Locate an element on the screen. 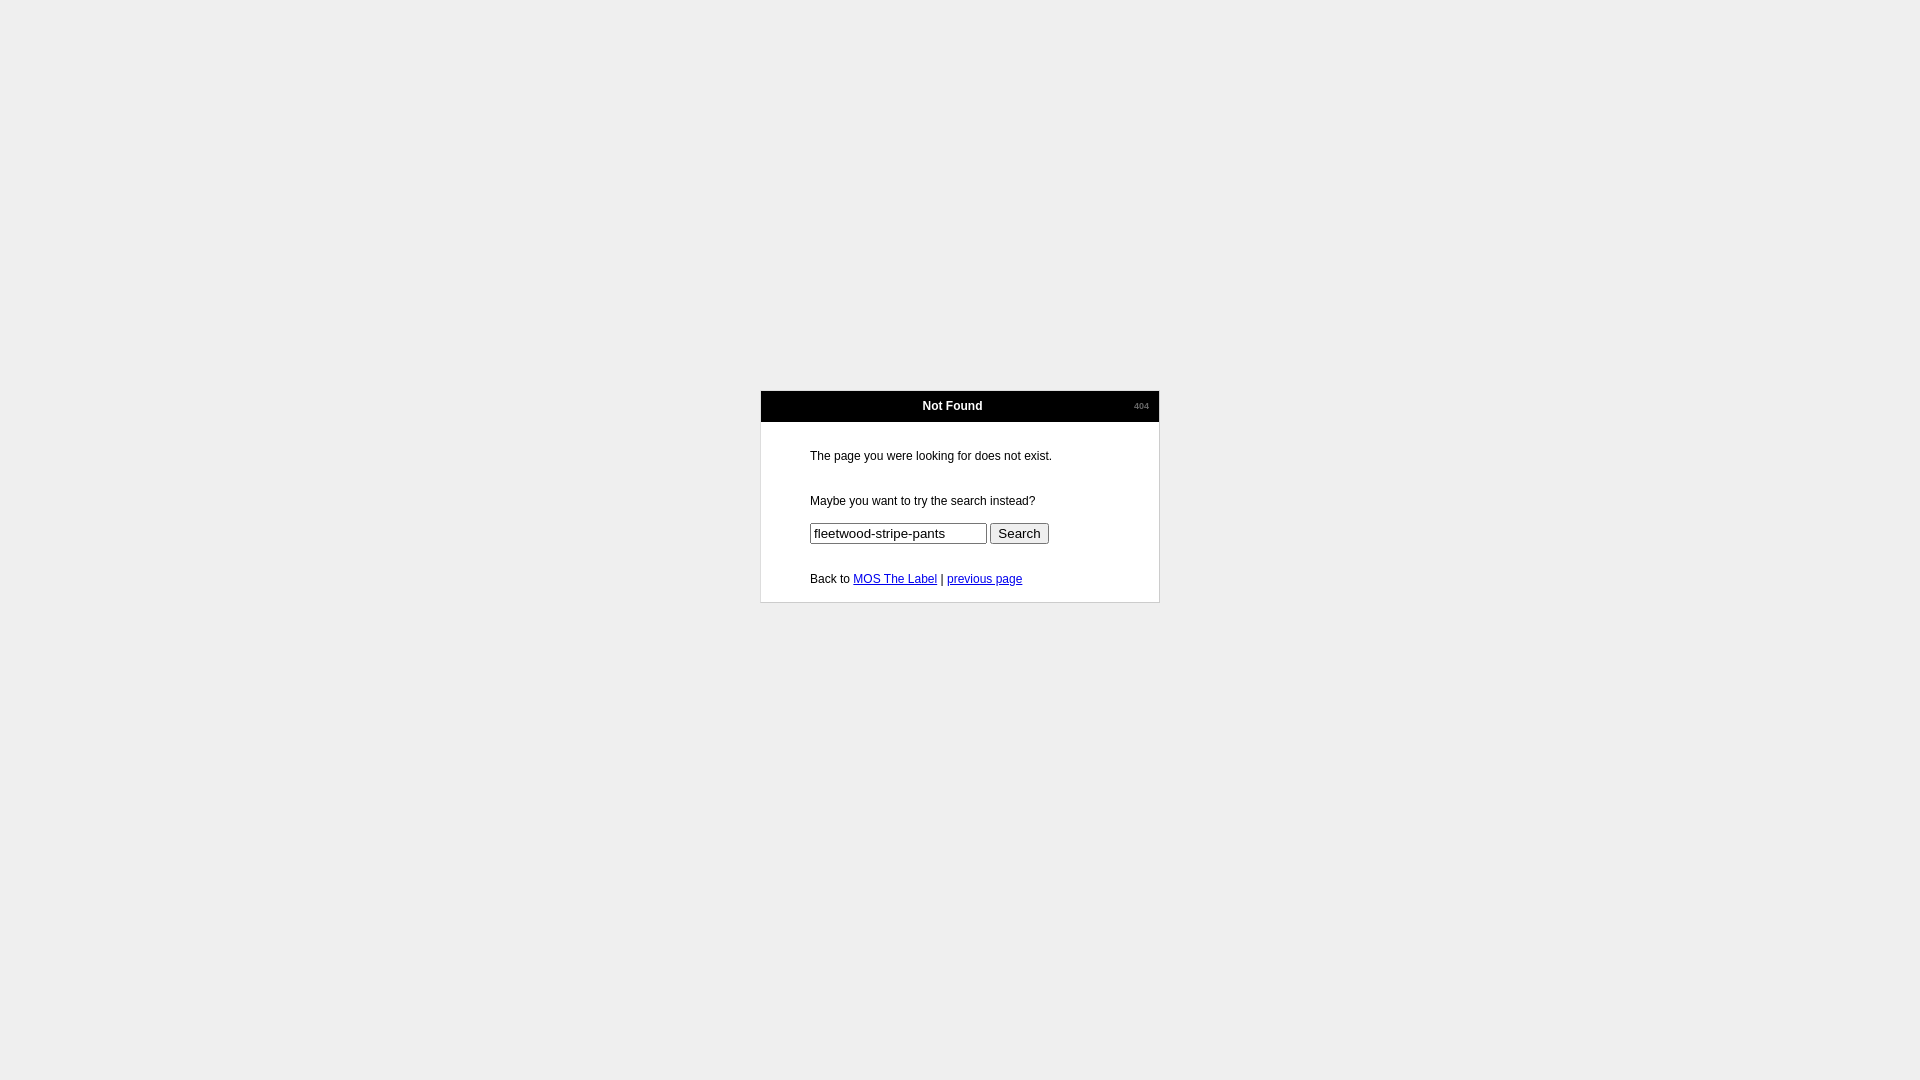 This screenshot has height=1080, width=1920. 'MOS The Label' is located at coordinates (893, 578).